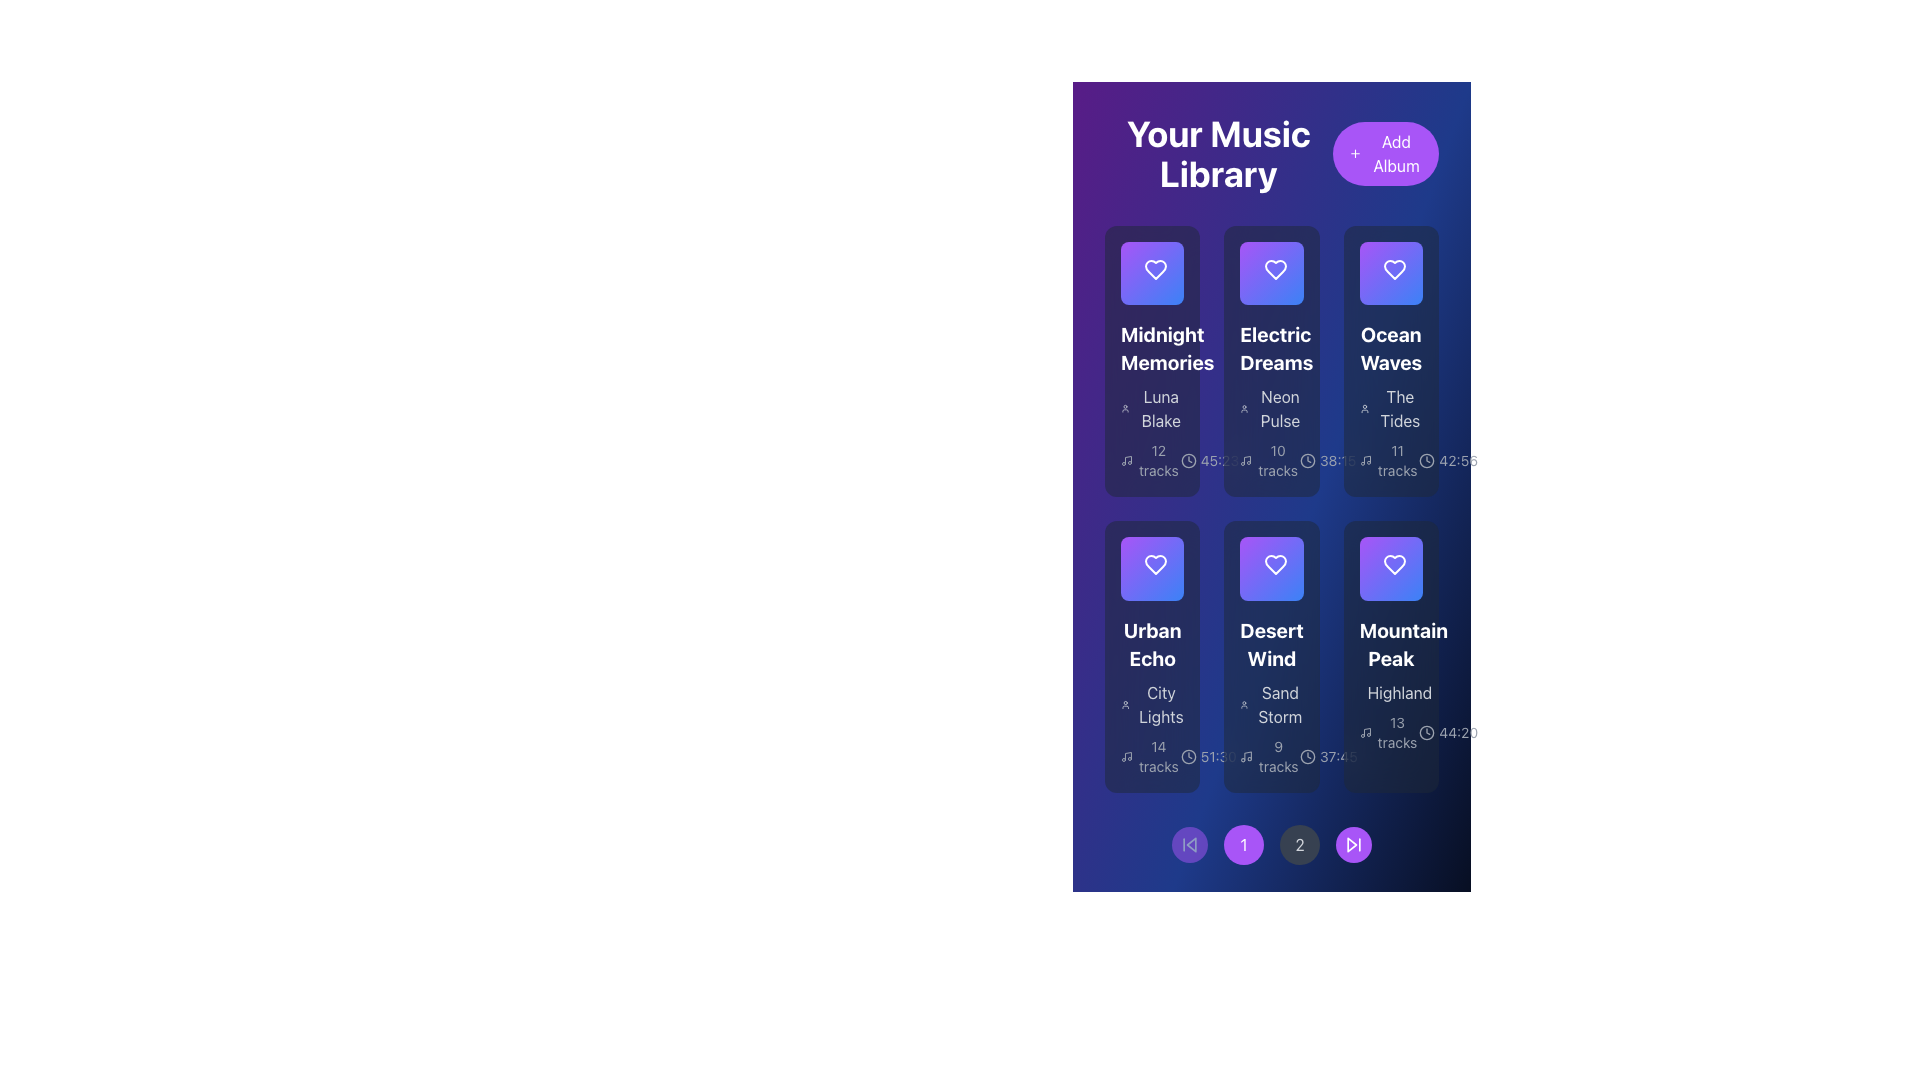 The height and width of the screenshot is (1080, 1920). Describe the element at coordinates (1280, 703) in the screenshot. I see `the text label providing additional context for the 'Desert Wind' tile, located centrally below the title` at that location.